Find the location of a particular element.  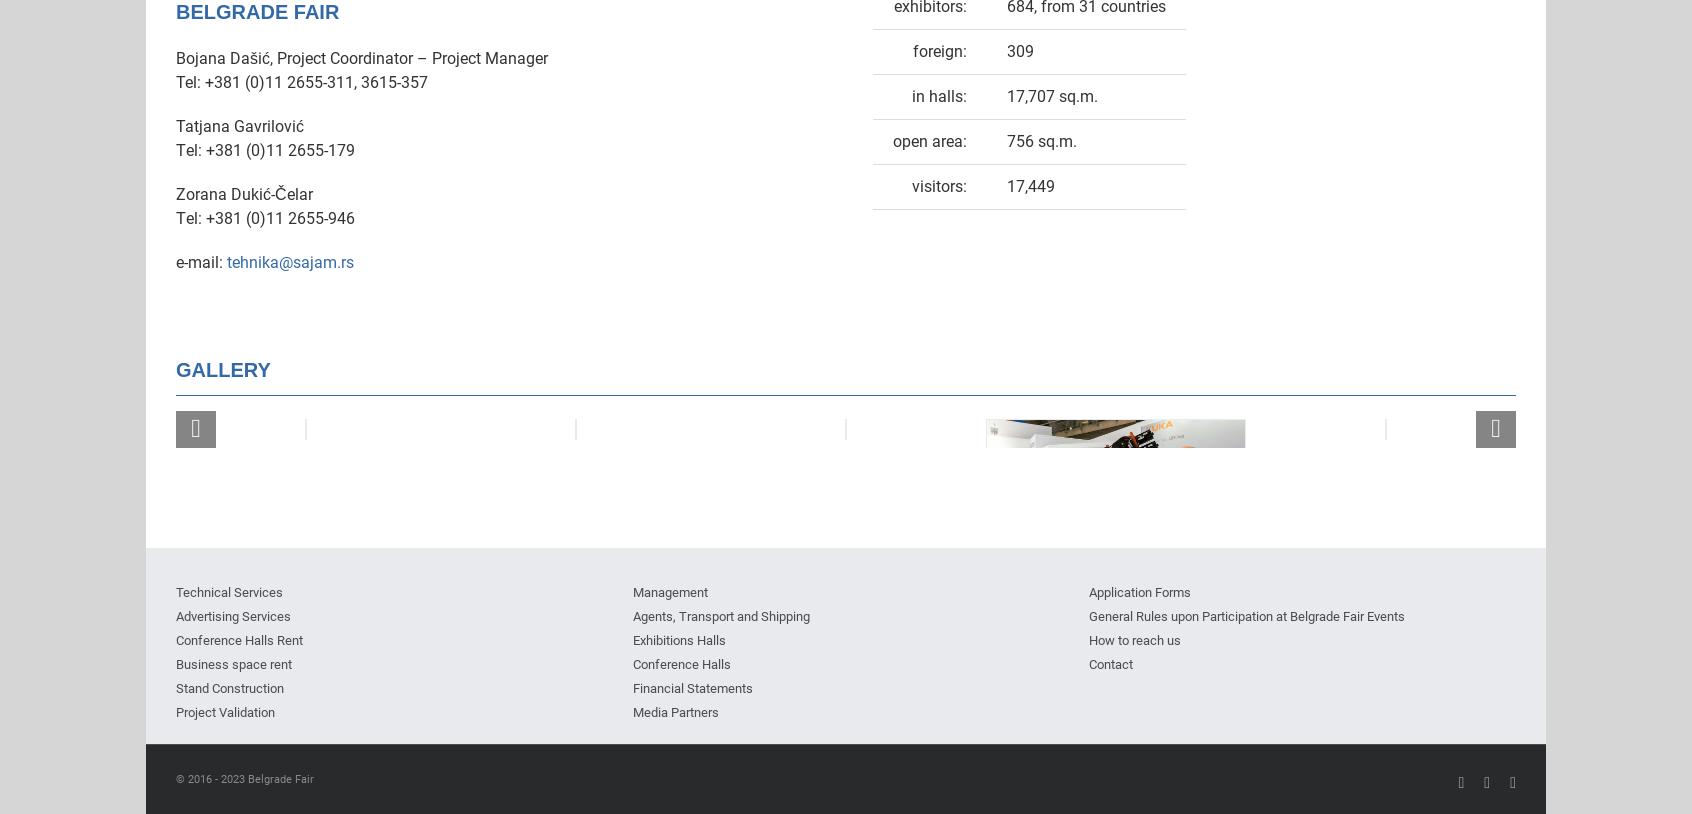

'Media Partners' is located at coordinates (674, 711).